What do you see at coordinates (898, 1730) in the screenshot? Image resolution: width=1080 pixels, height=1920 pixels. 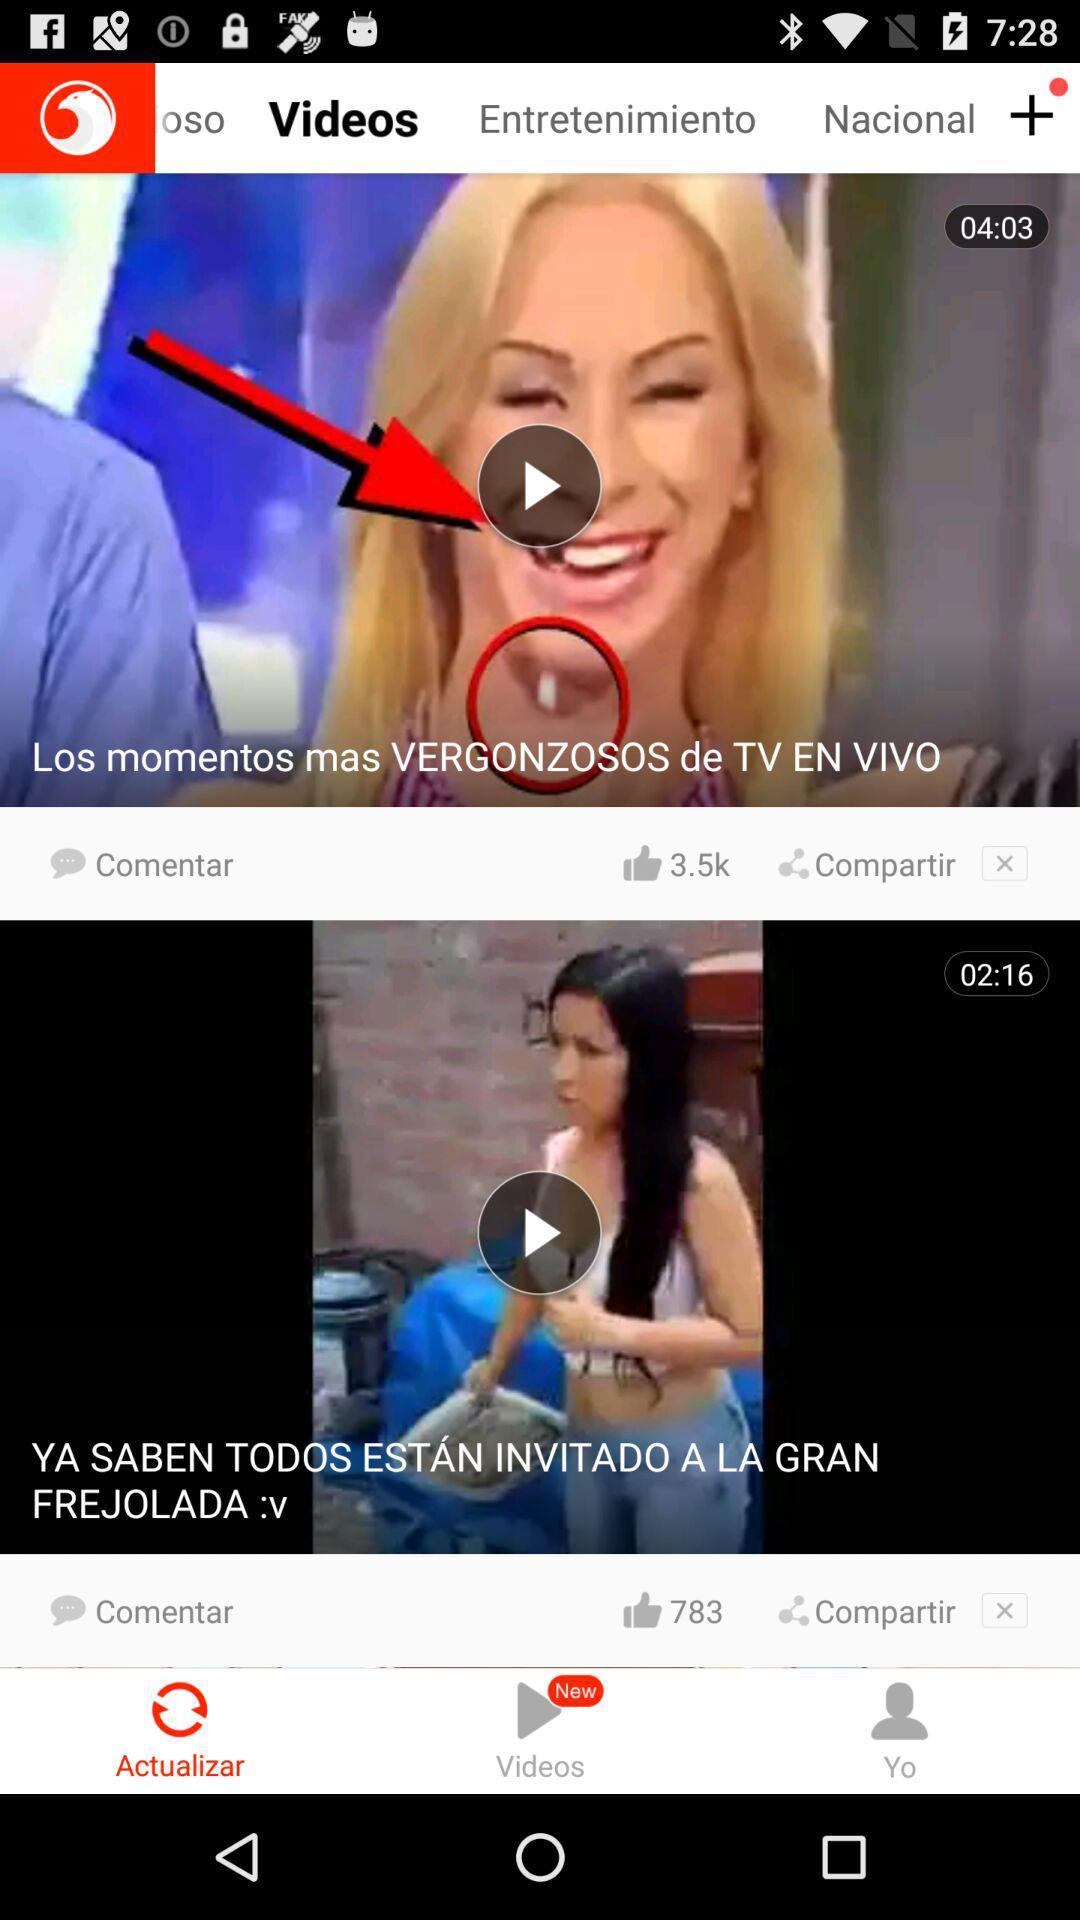 I see `the yo radio button` at bounding box center [898, 1730].